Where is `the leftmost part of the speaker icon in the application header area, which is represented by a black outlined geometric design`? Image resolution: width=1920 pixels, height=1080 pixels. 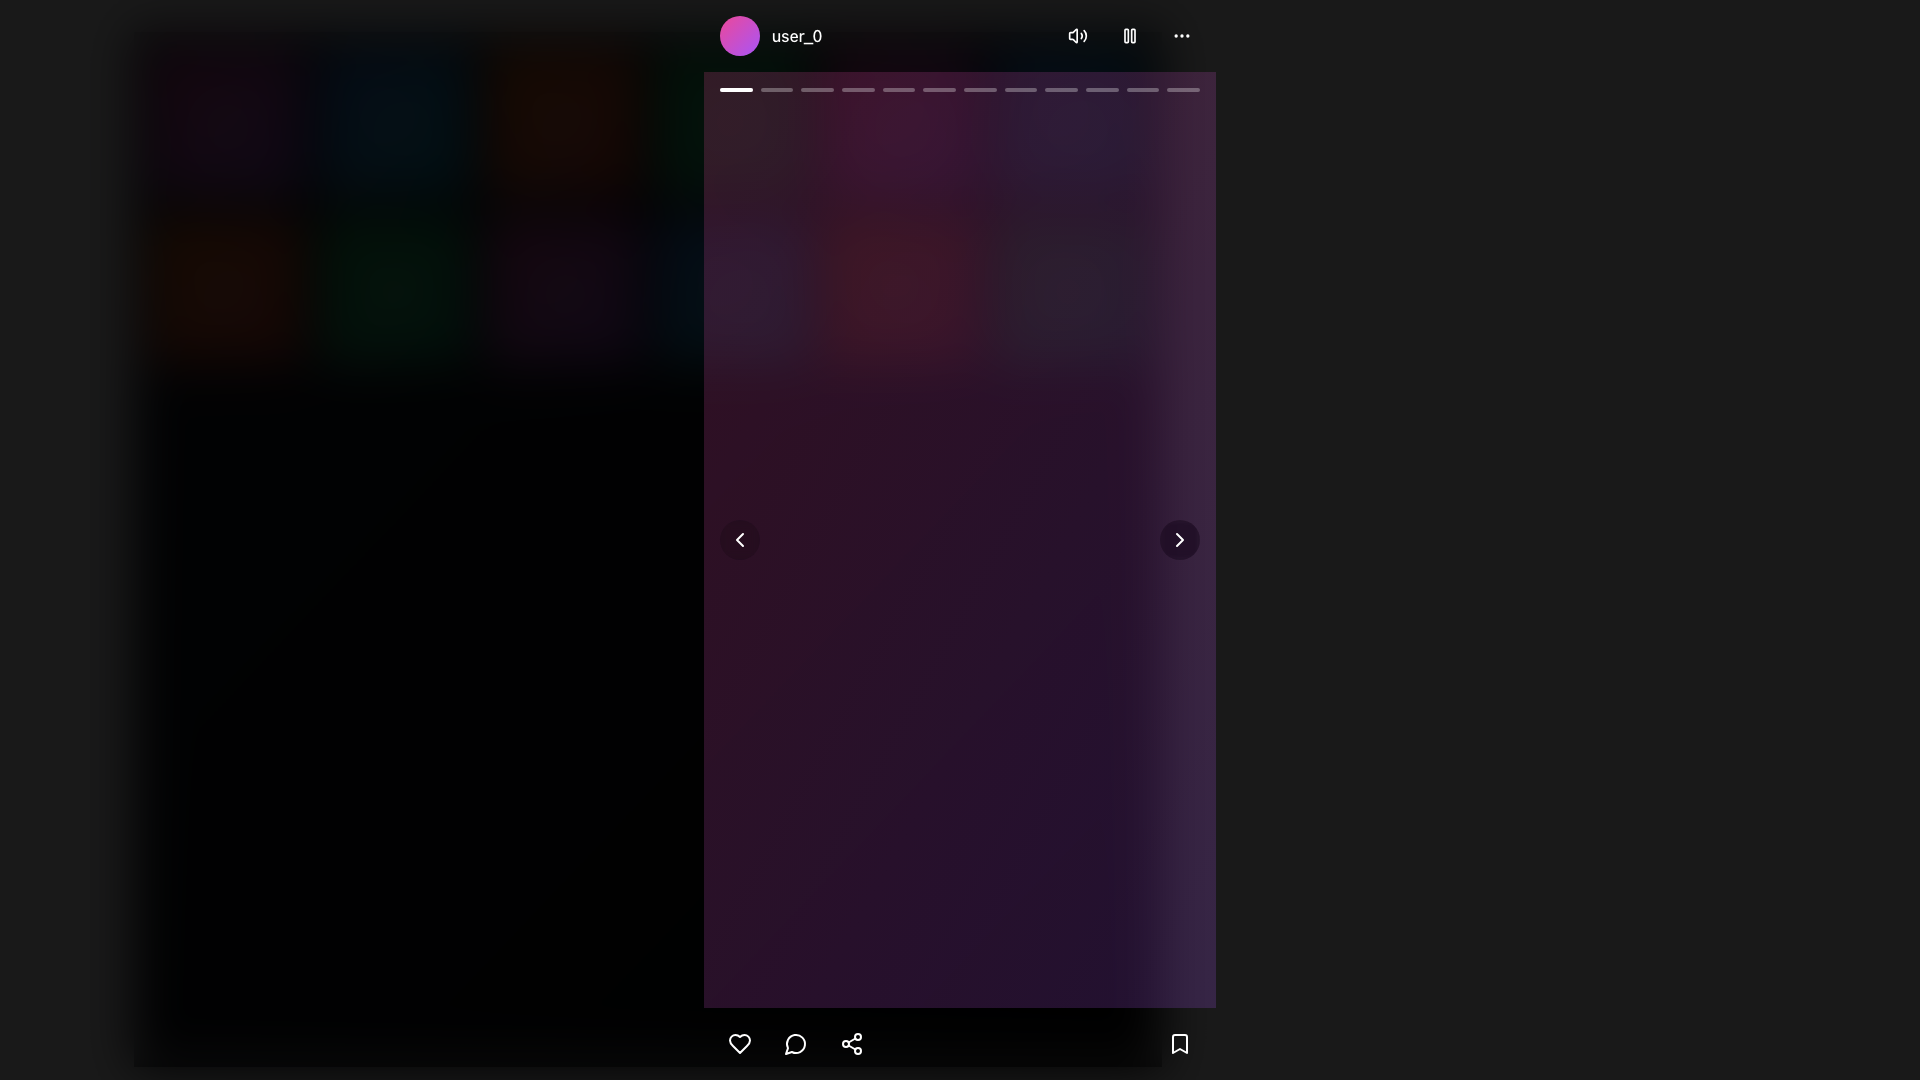 the leftmost part of the speaker icon in the application header area, which is represented by a black outlined geometric design is located at coordinates (1072, 35).